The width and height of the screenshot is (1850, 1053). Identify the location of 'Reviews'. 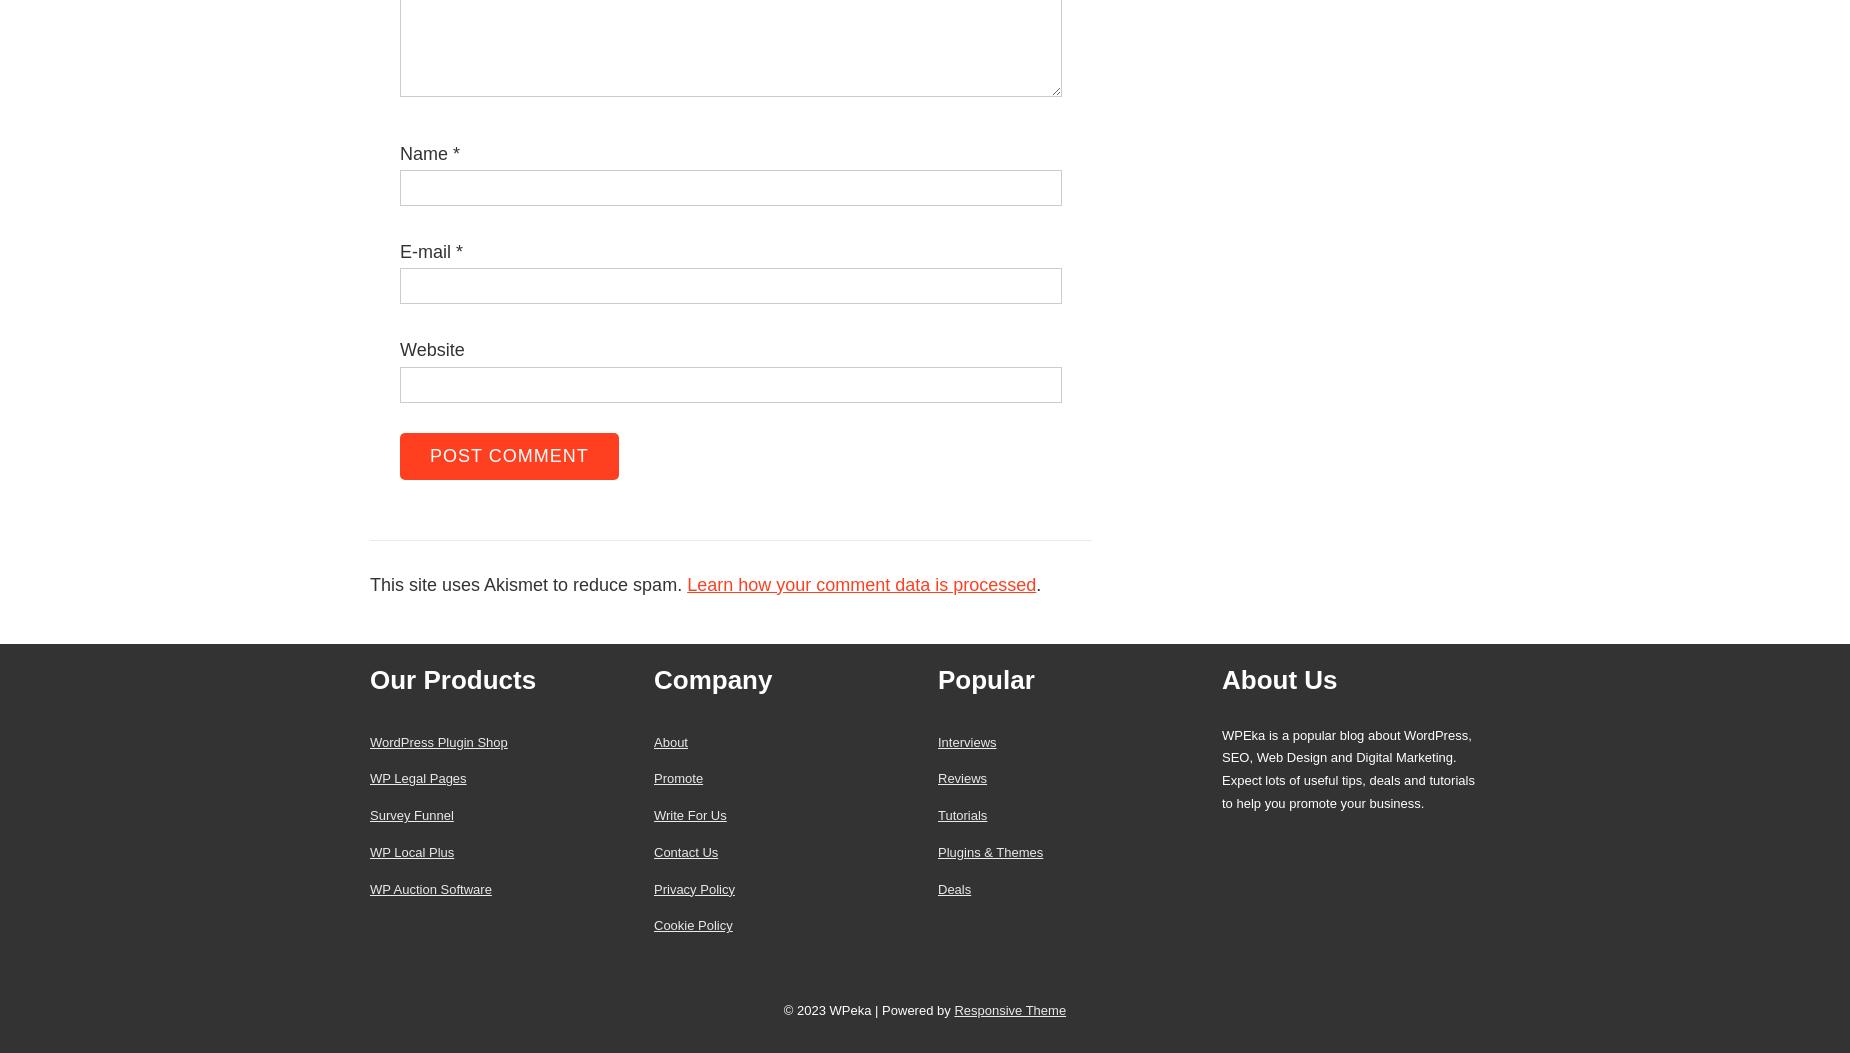
(961, 778).